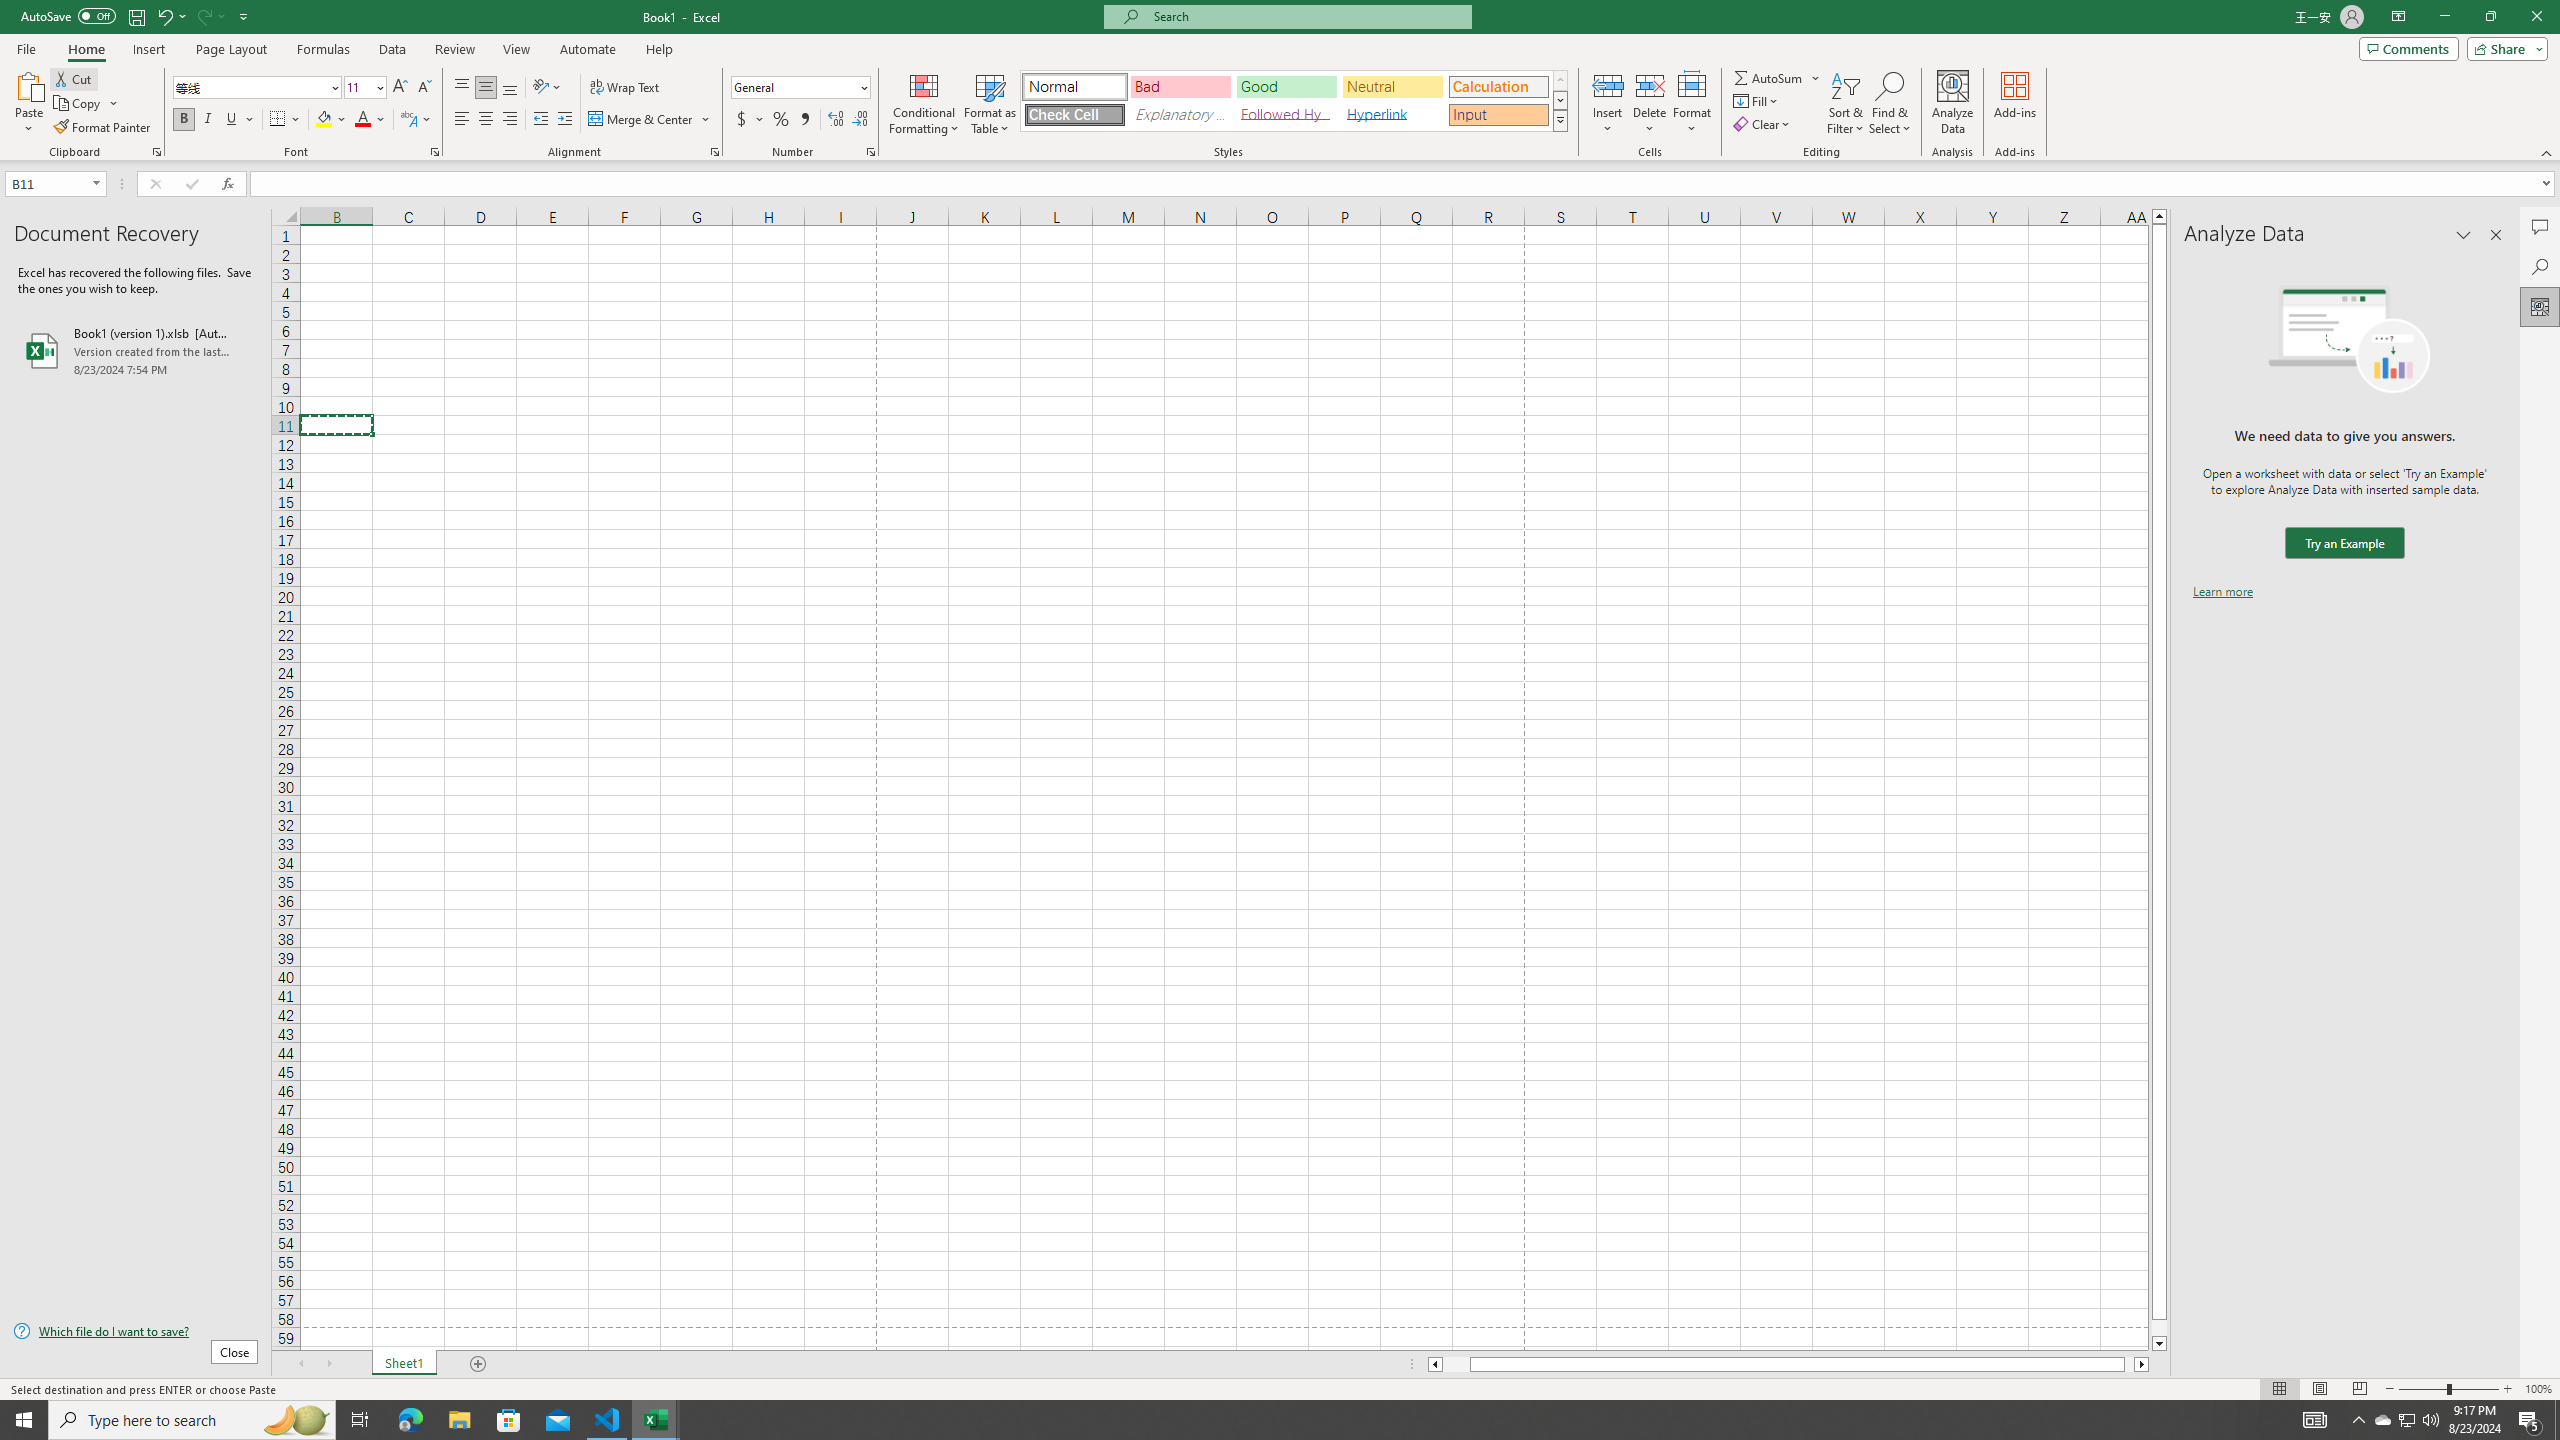  What do you see at coordinates (800, 87) in the screenshot?
I see `'Number Format'` at bounding box center [800, 87].